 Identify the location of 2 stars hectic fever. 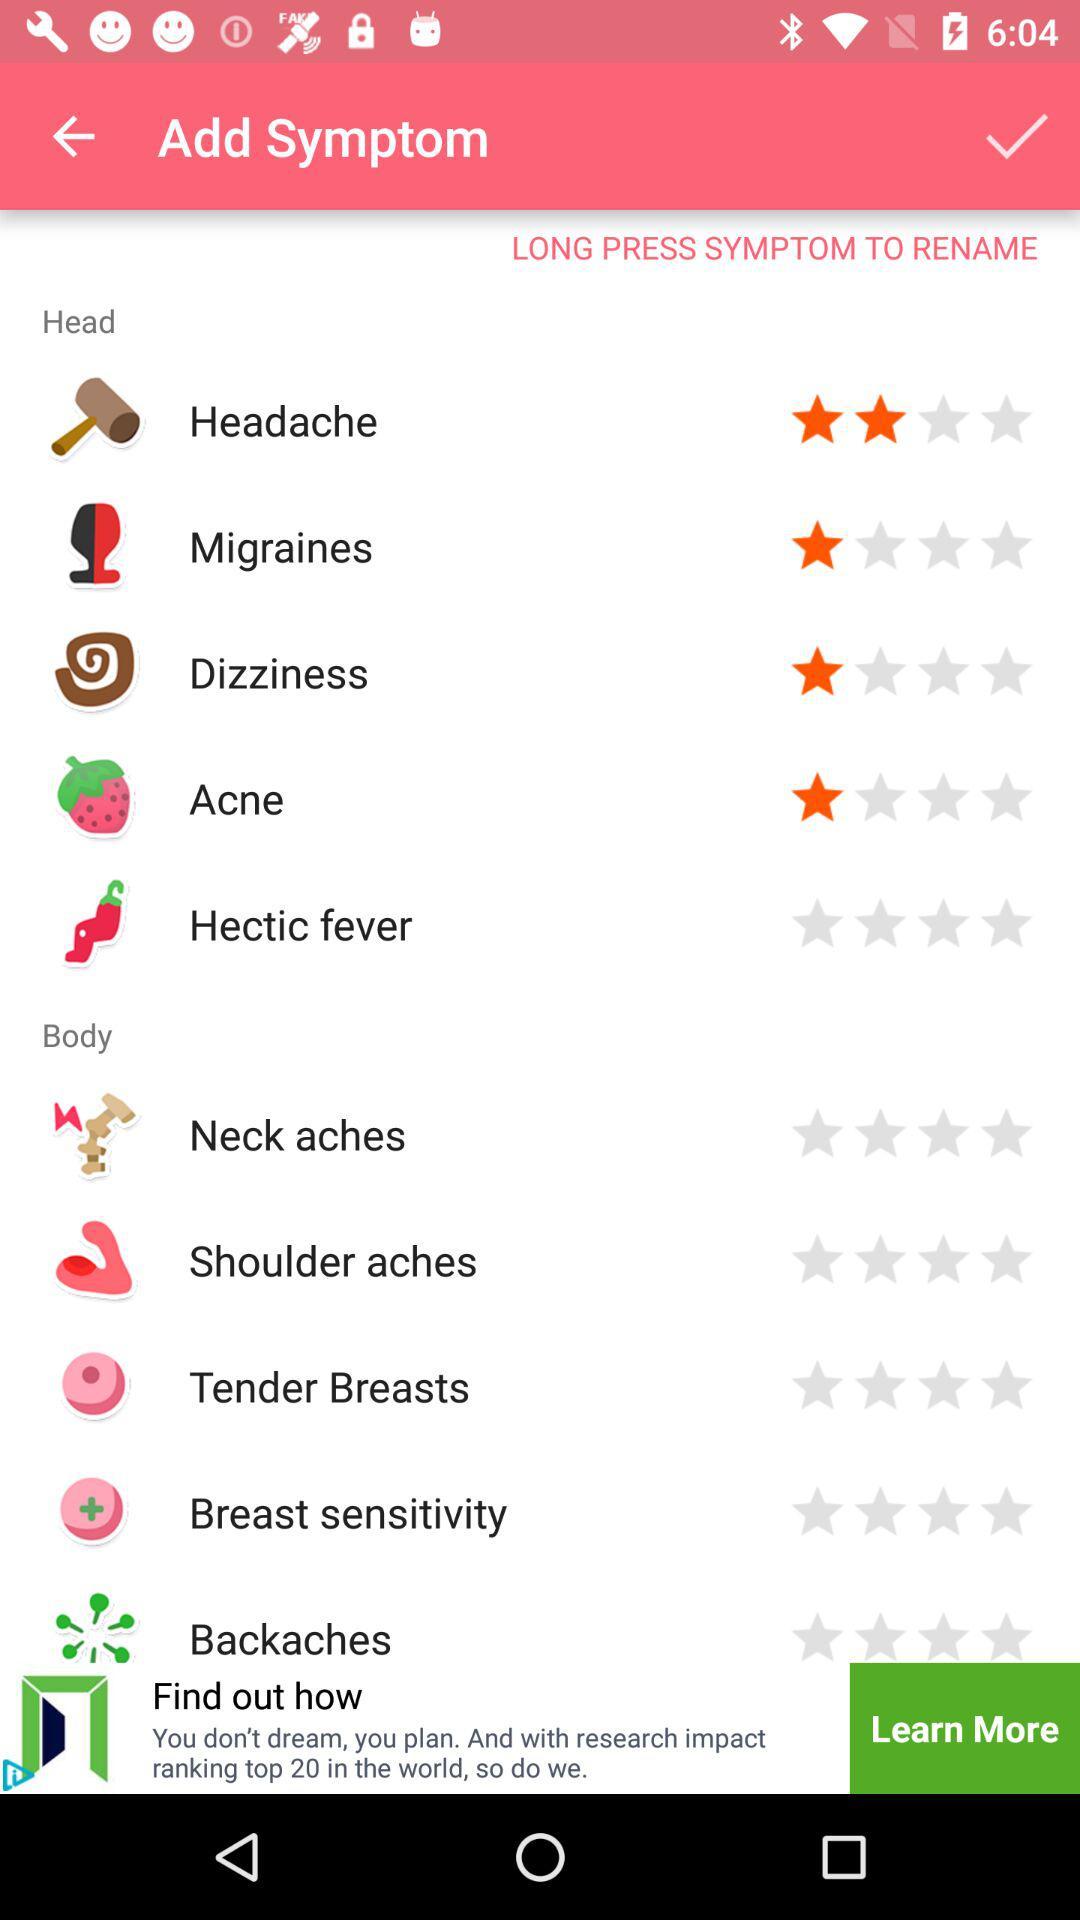
(879, 923).